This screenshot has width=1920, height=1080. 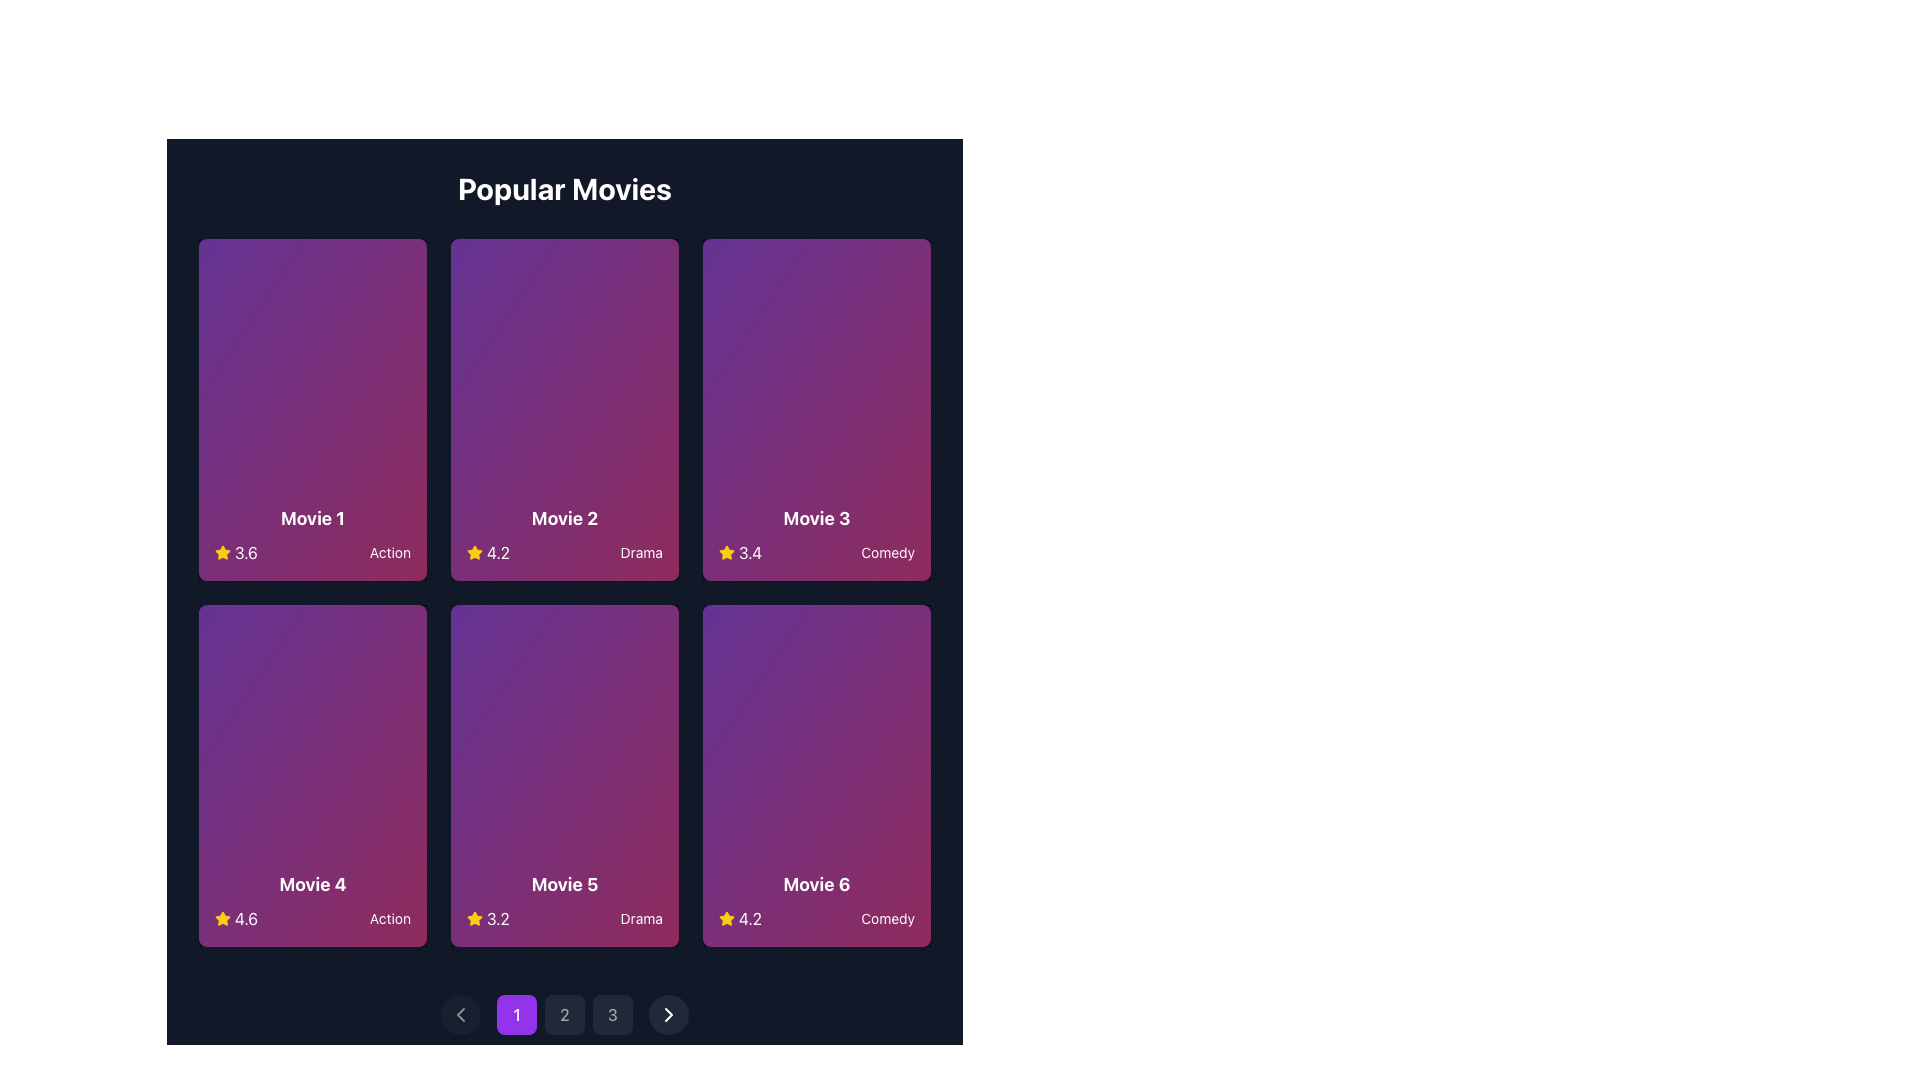 What do you see at coordinates (222, 918) in the screenshot?
I see `the yellow star-shaped icon used for rating, which is the fifth rating star beneath the card labeled 'Movie 5' in the grid layout` at bounding box center [222, 918].